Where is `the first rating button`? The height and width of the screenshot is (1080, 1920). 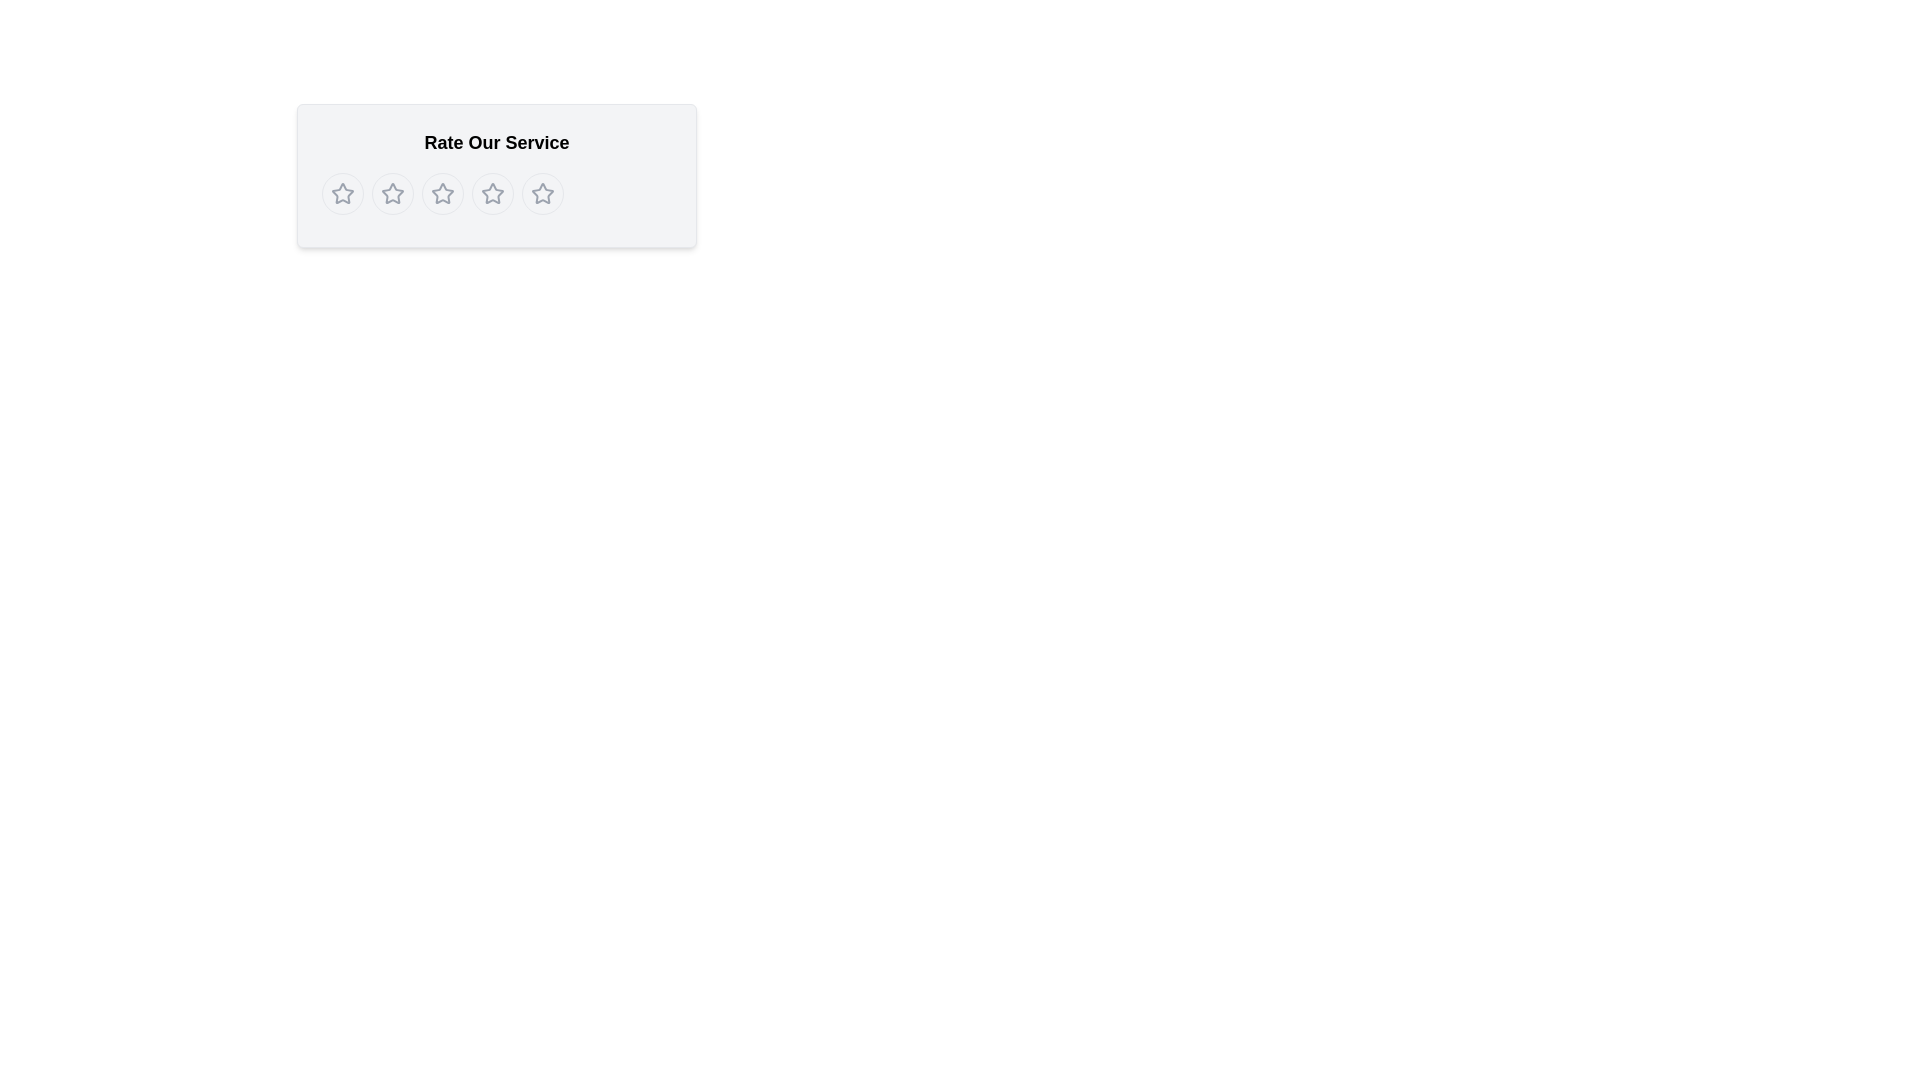 the first rating button is located at coordinates (342, 193).